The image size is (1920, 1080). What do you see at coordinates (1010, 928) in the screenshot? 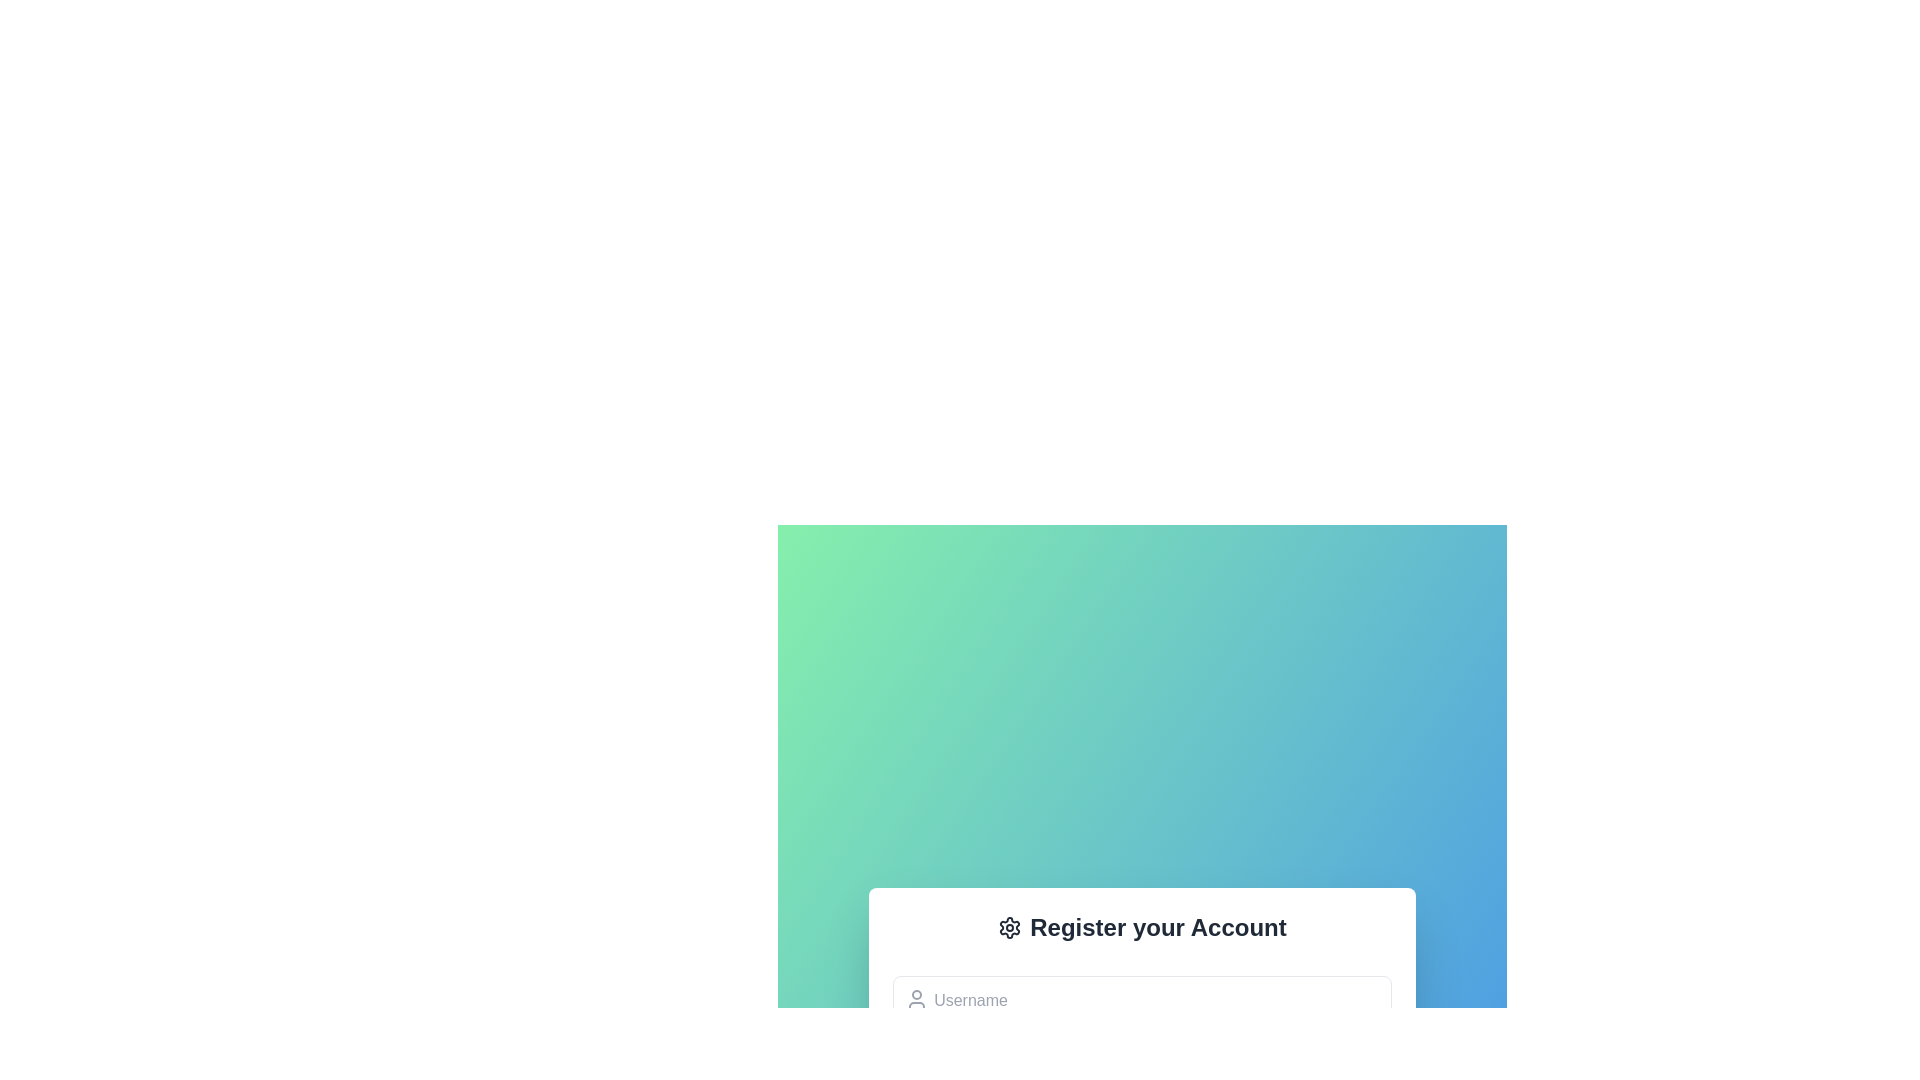
I see `the gear icon representing settings` at bounding box center [1010, 928].